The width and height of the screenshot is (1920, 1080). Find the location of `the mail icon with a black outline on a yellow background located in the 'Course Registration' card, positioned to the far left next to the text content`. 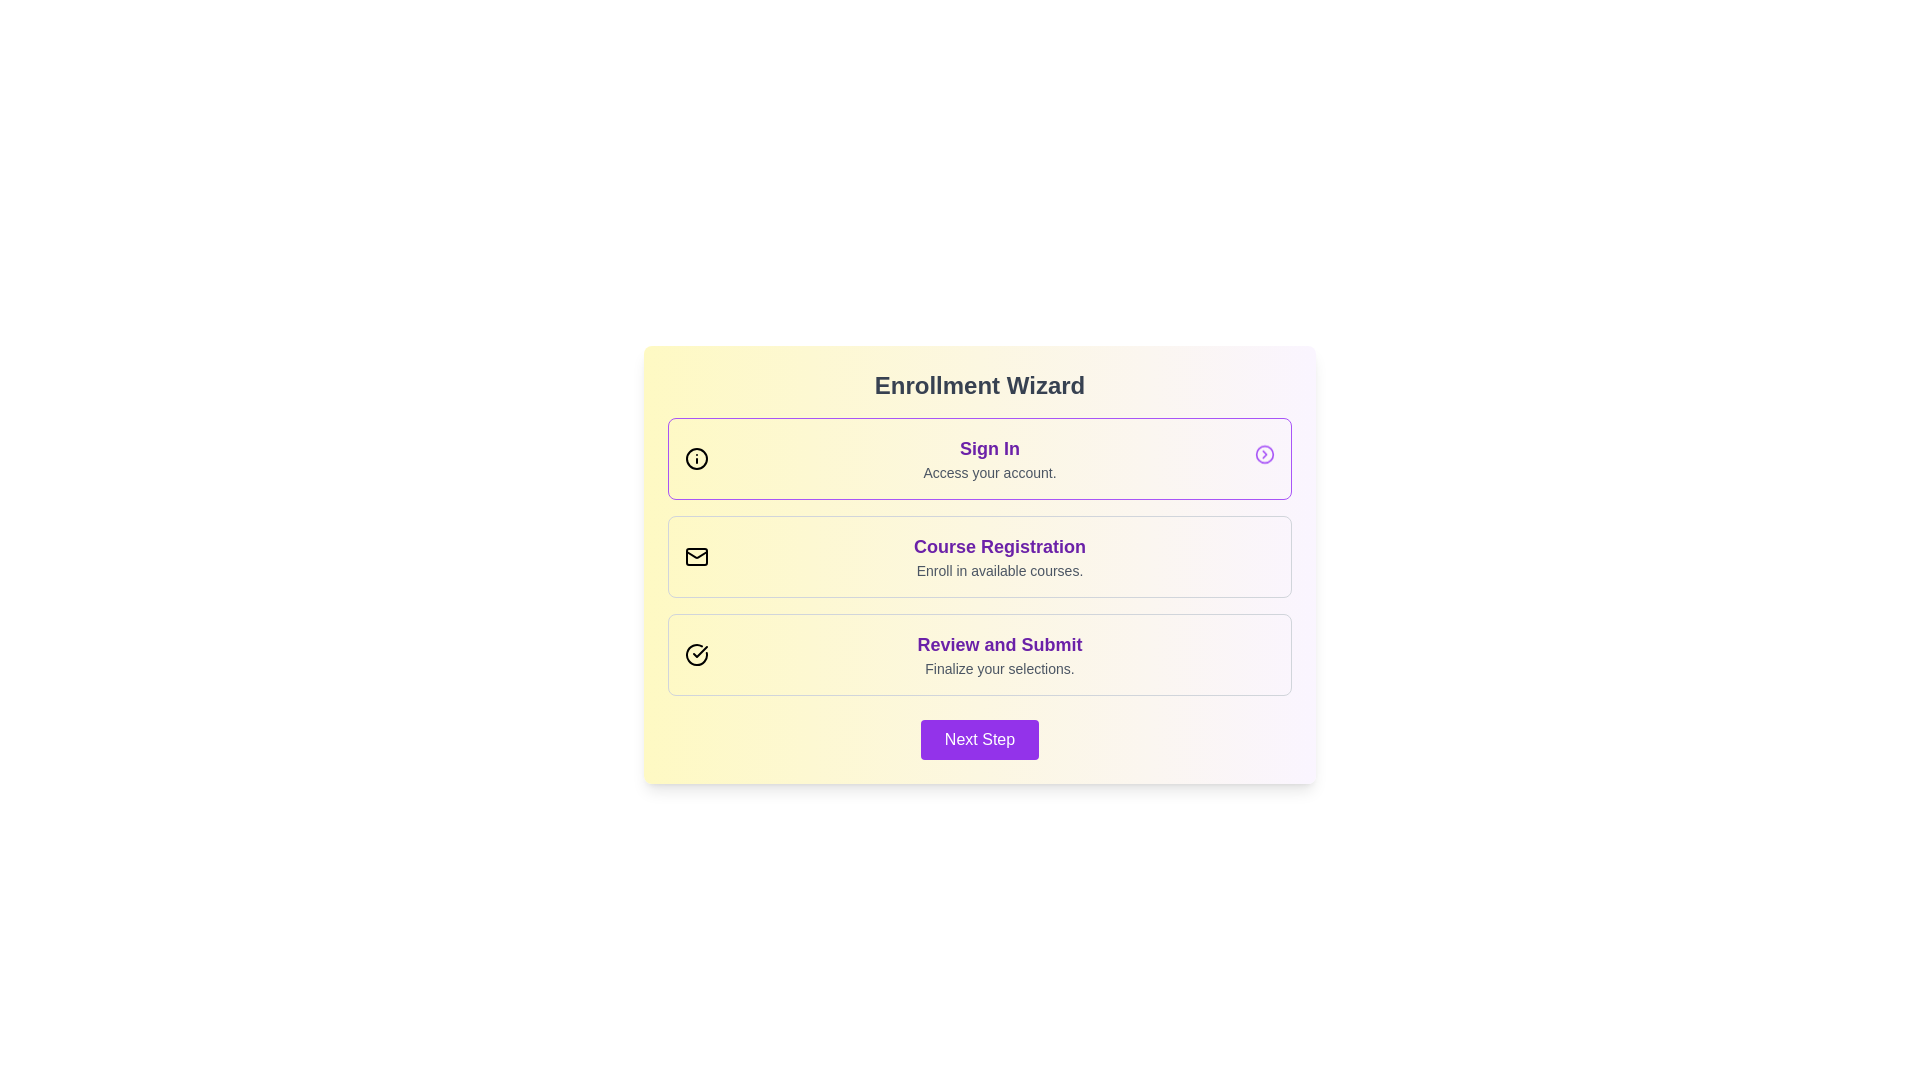

the mail icon with a black outline on a yellow background located in the 'Course Registration' card, positioned to the far left next to the text content is located at coordinates (696, 556).